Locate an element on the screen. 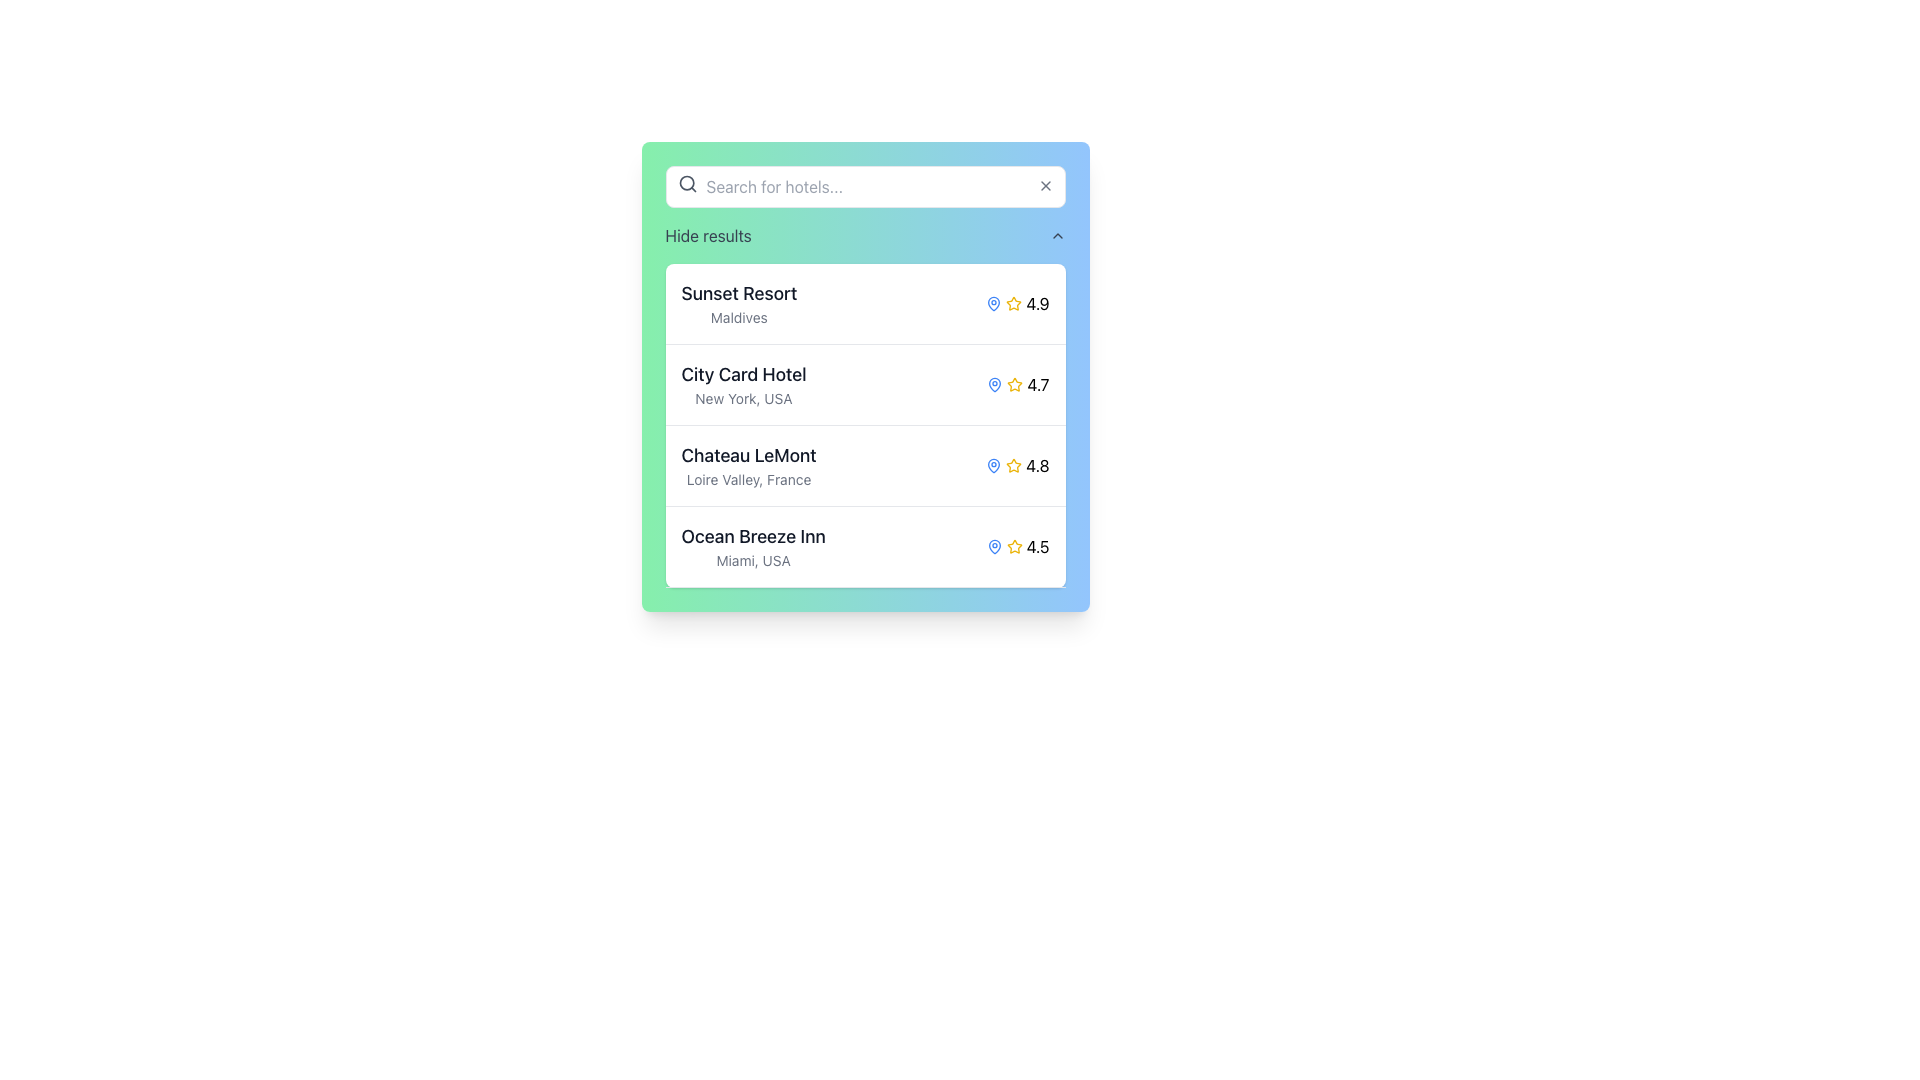 The height and width of the screenshot is (1080, 1920). the text label indicating the location of the hotel 'Sunset Resort', which serves as contextual information for the user is located at coordinates (738, 316).